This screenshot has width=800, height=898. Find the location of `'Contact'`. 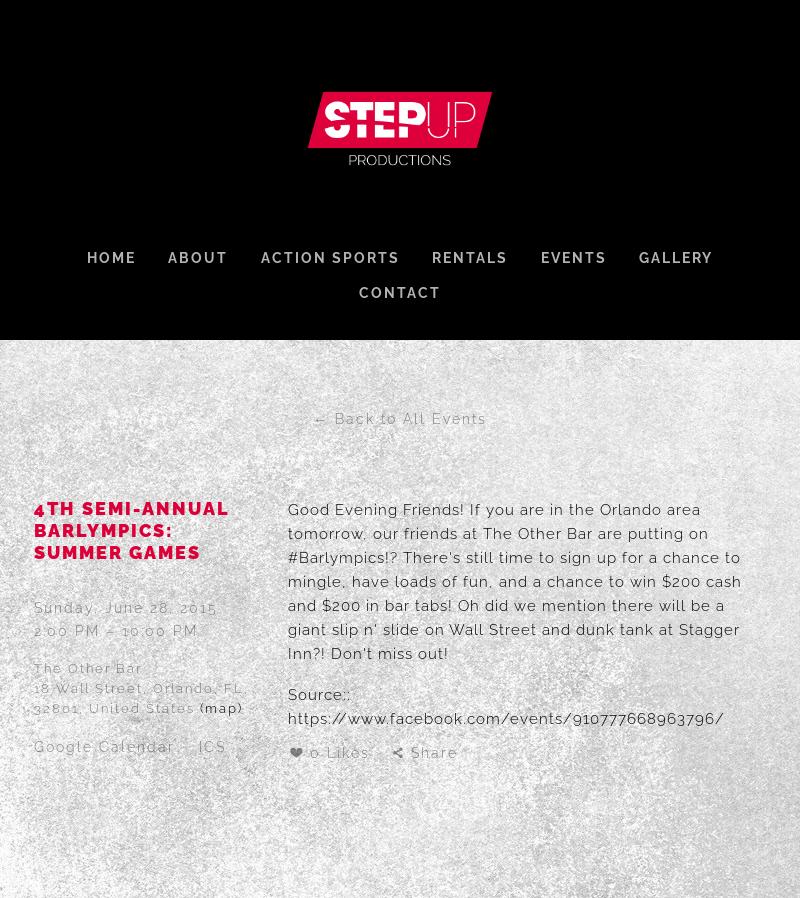

'Contact' is located at coordinates (358, 292).